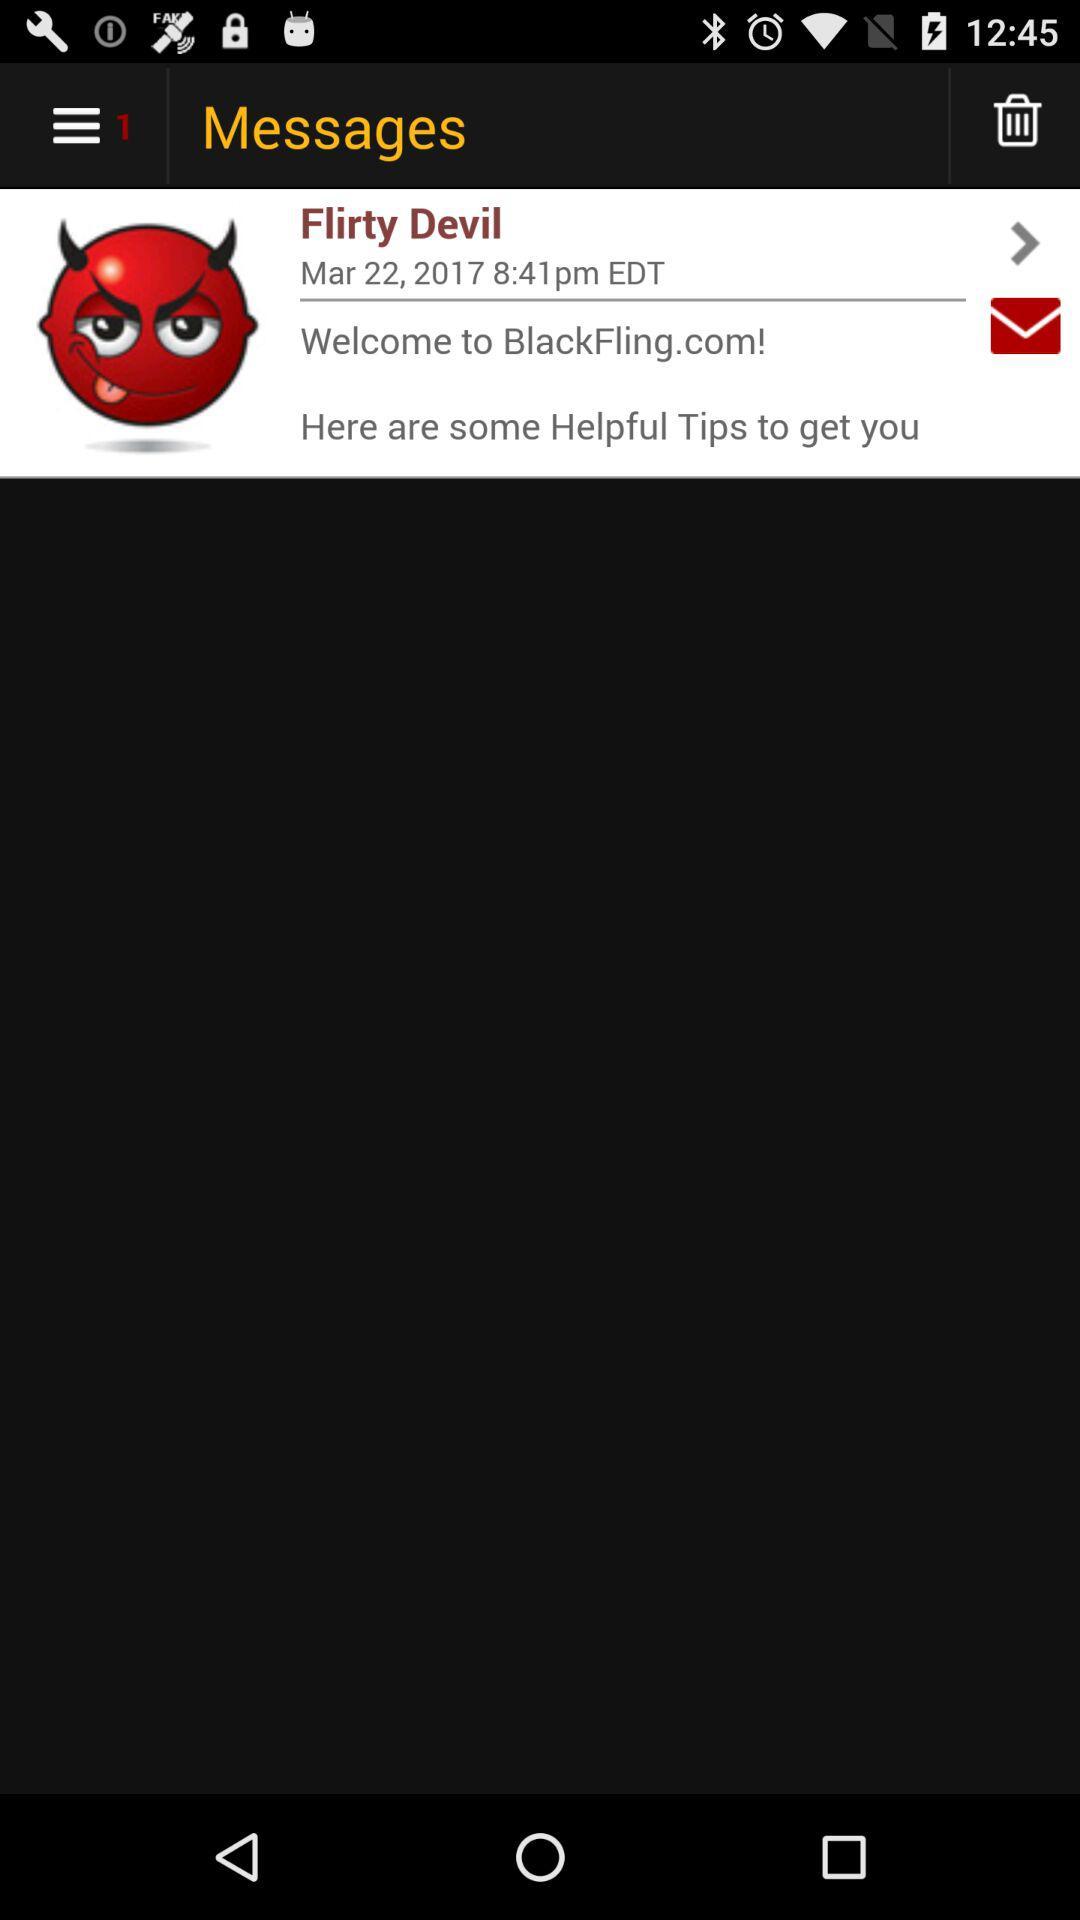  I want to click on delete, so click(1018, 124).